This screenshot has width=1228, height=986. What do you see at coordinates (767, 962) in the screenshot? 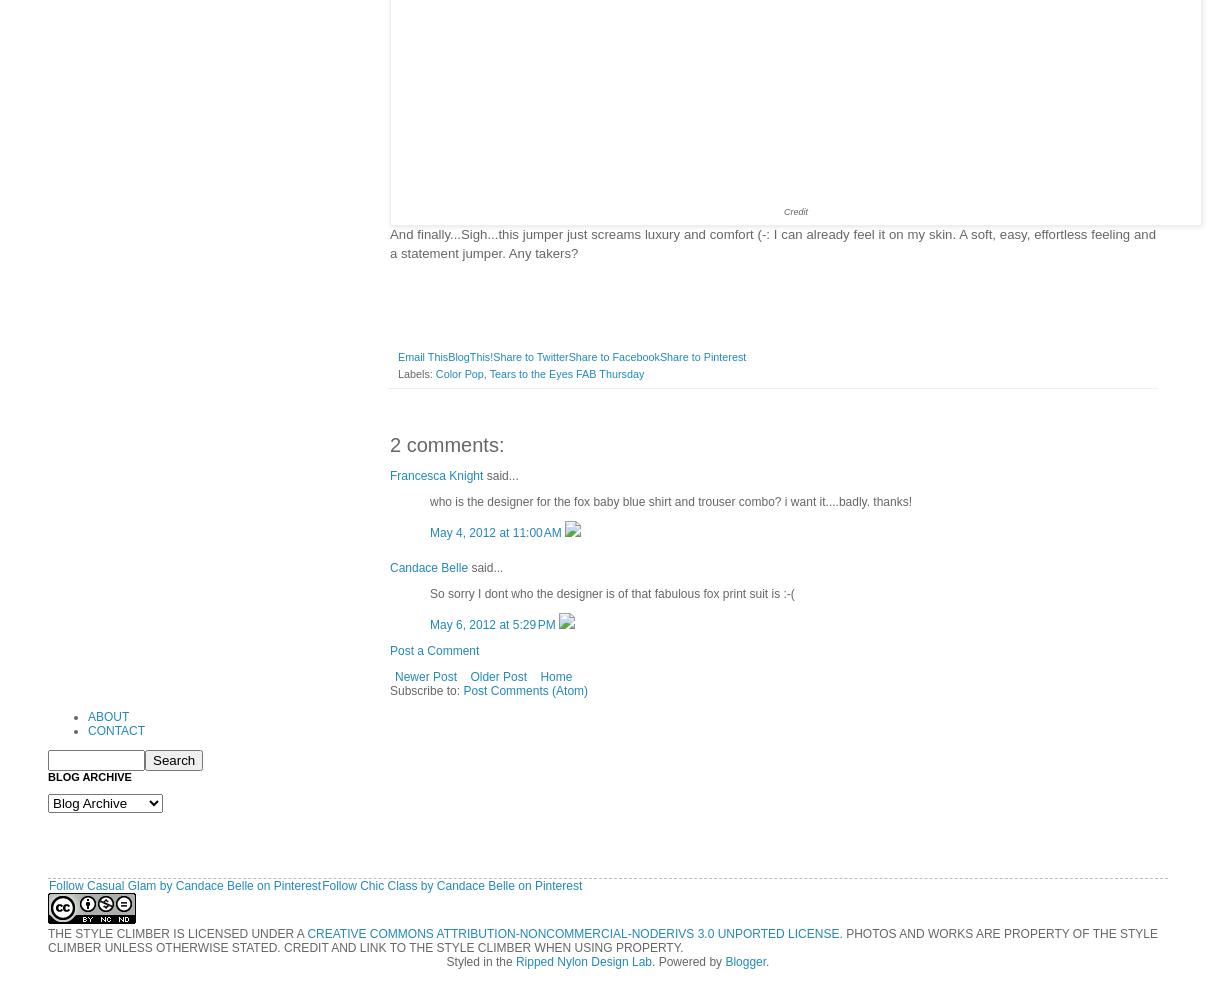
I see `'.'` at bounding box center [767, 962].